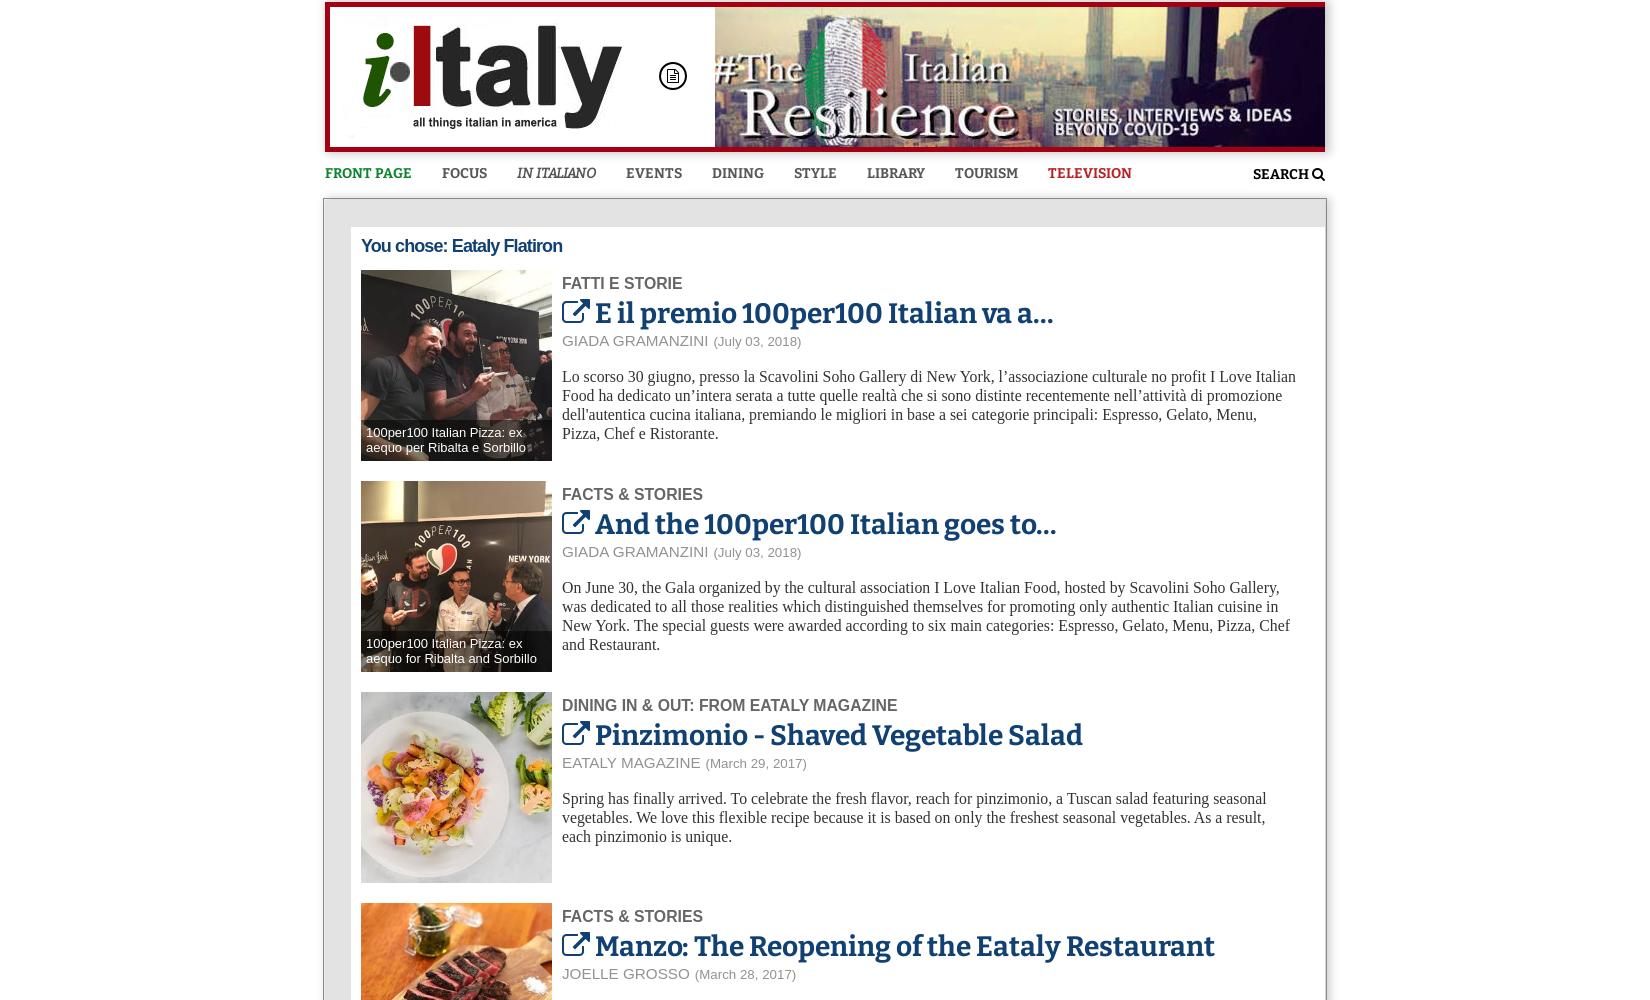 This screenshot has height=1000, width=1650. Describe the element at coordinates (728, 704) in the screenshot. I see `'Dining in & out: From Eataly Magazine'` at that location.